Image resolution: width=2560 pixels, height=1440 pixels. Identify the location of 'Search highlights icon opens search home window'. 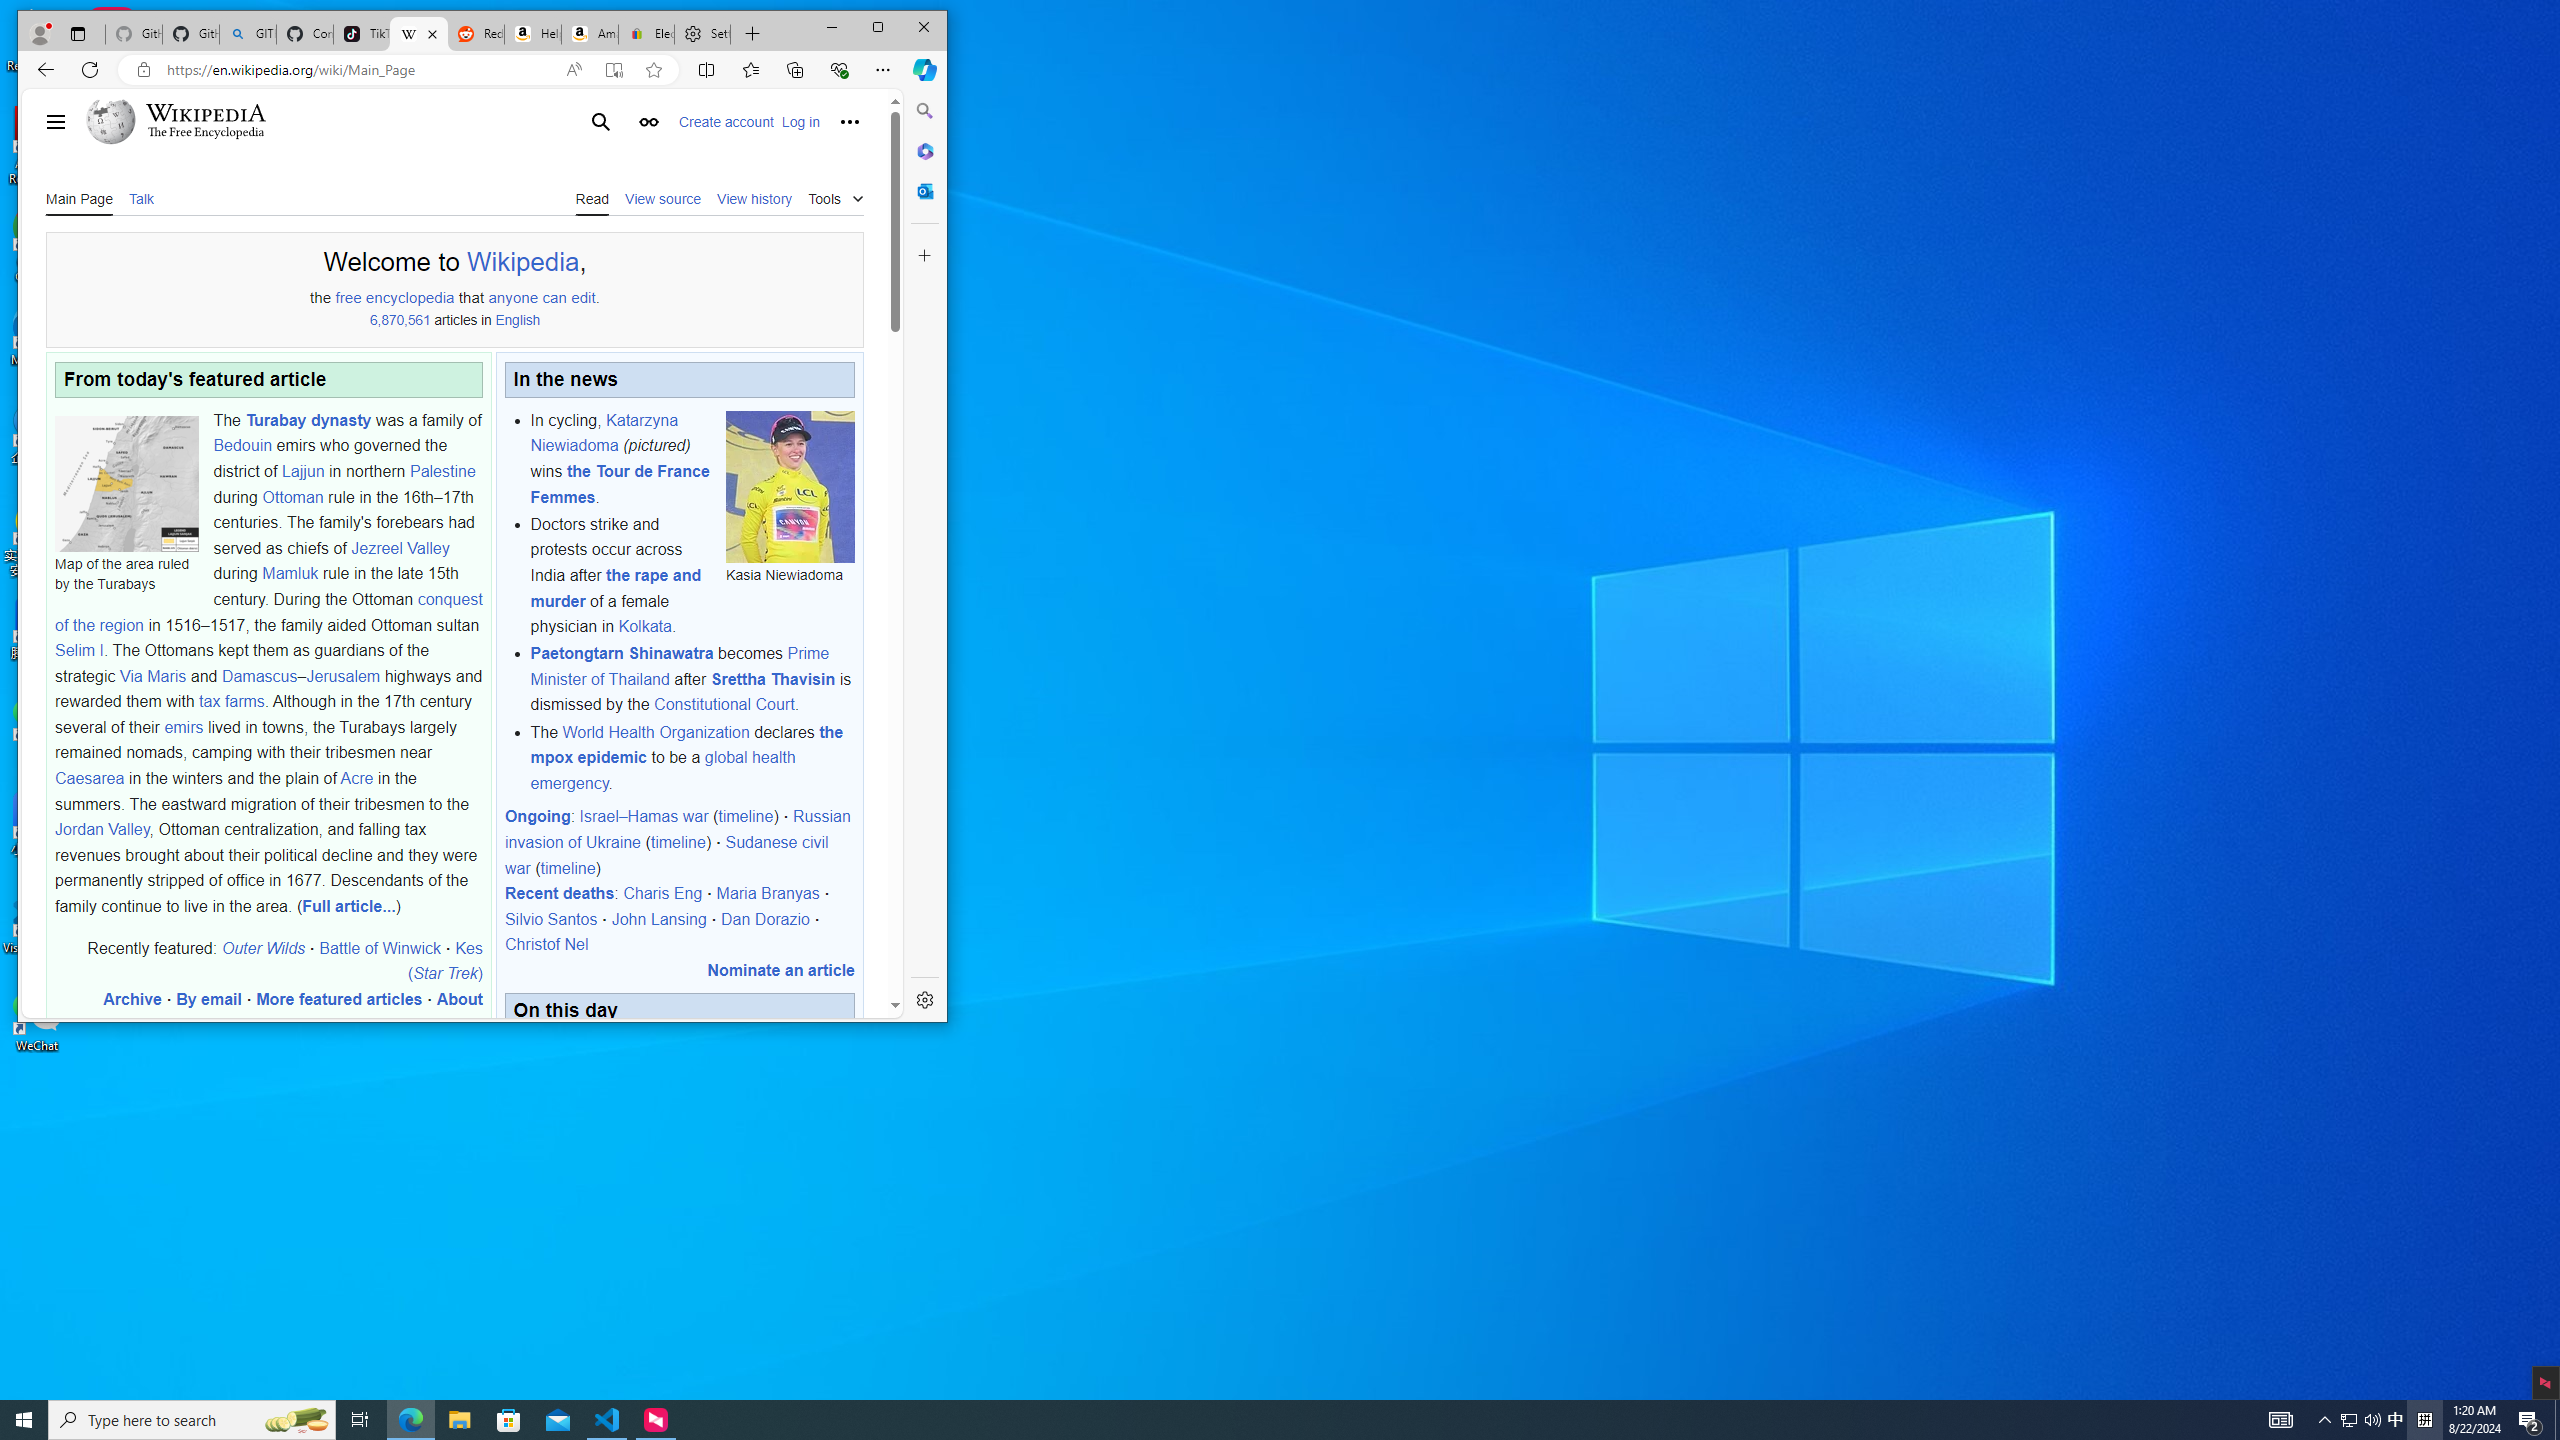
(294, 1418).